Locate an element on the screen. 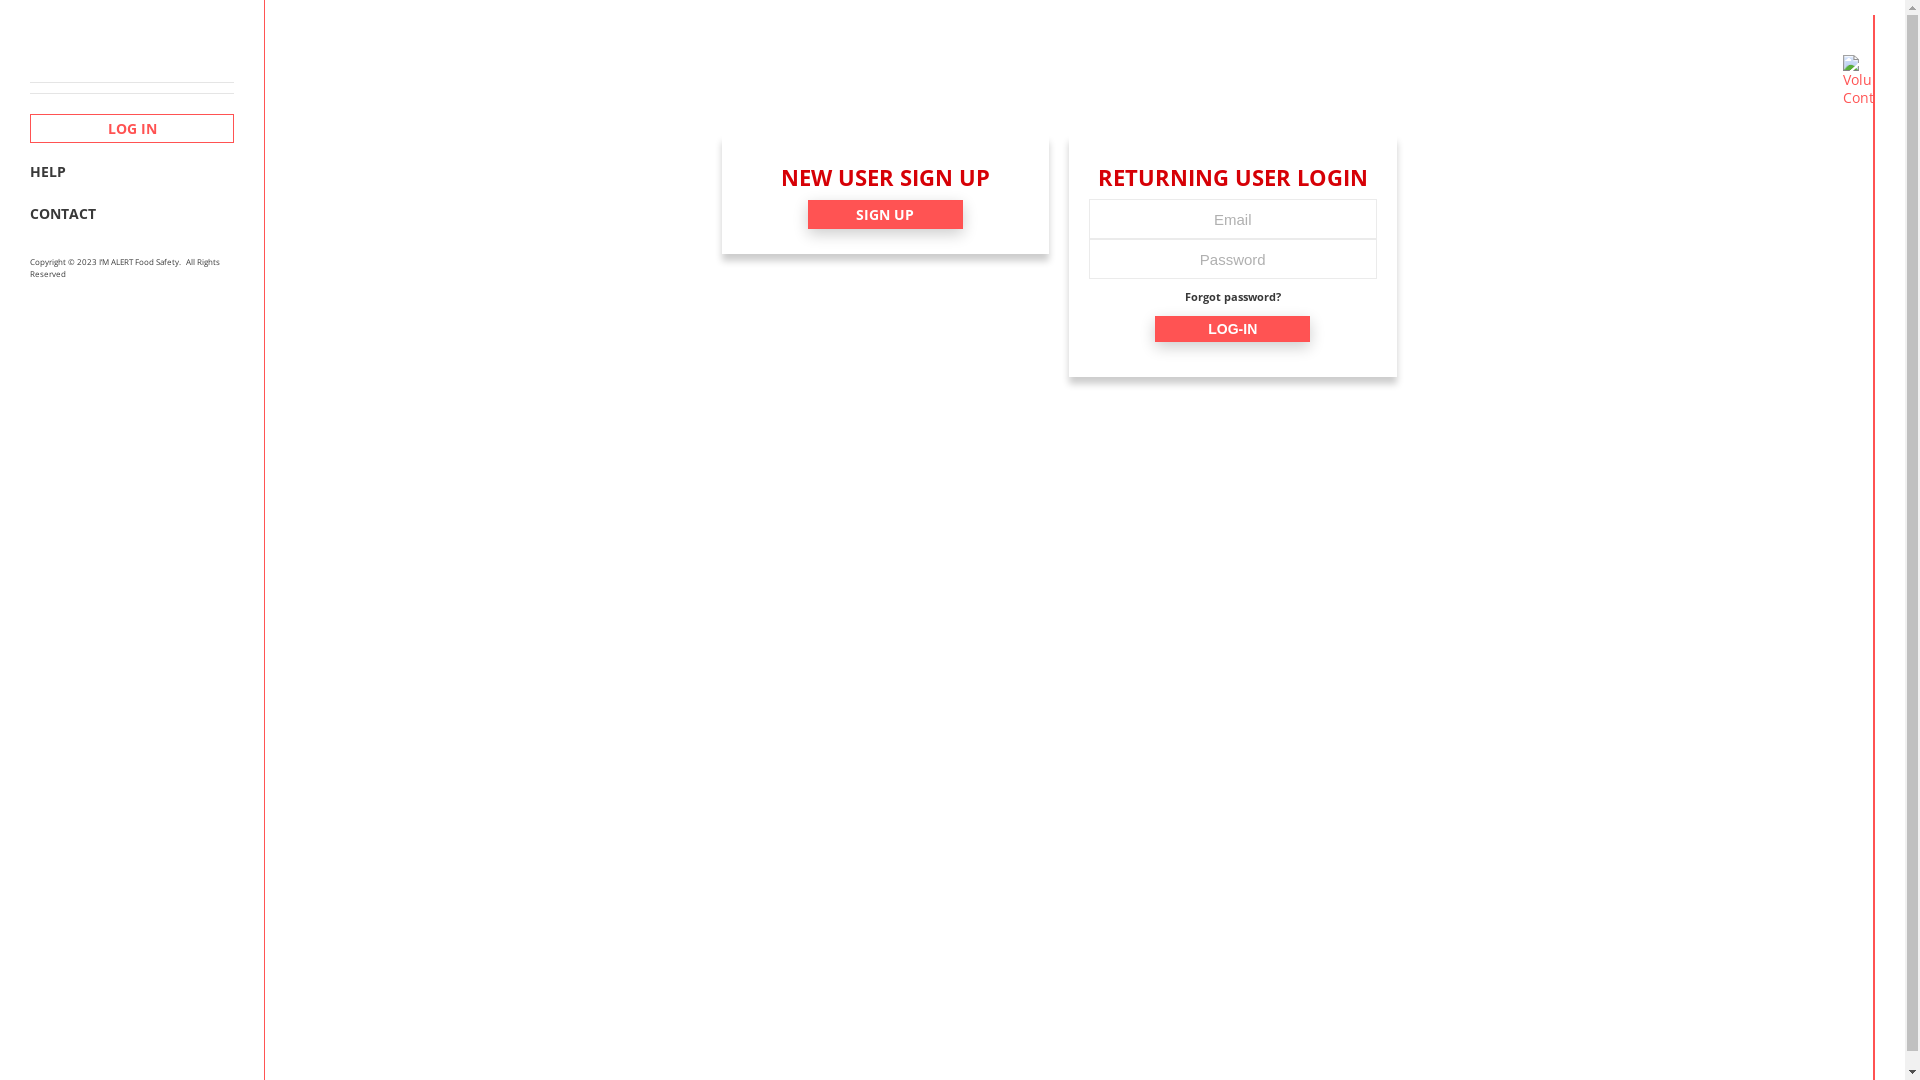  'LOG-IN' is located at coordinates (1231, 327).